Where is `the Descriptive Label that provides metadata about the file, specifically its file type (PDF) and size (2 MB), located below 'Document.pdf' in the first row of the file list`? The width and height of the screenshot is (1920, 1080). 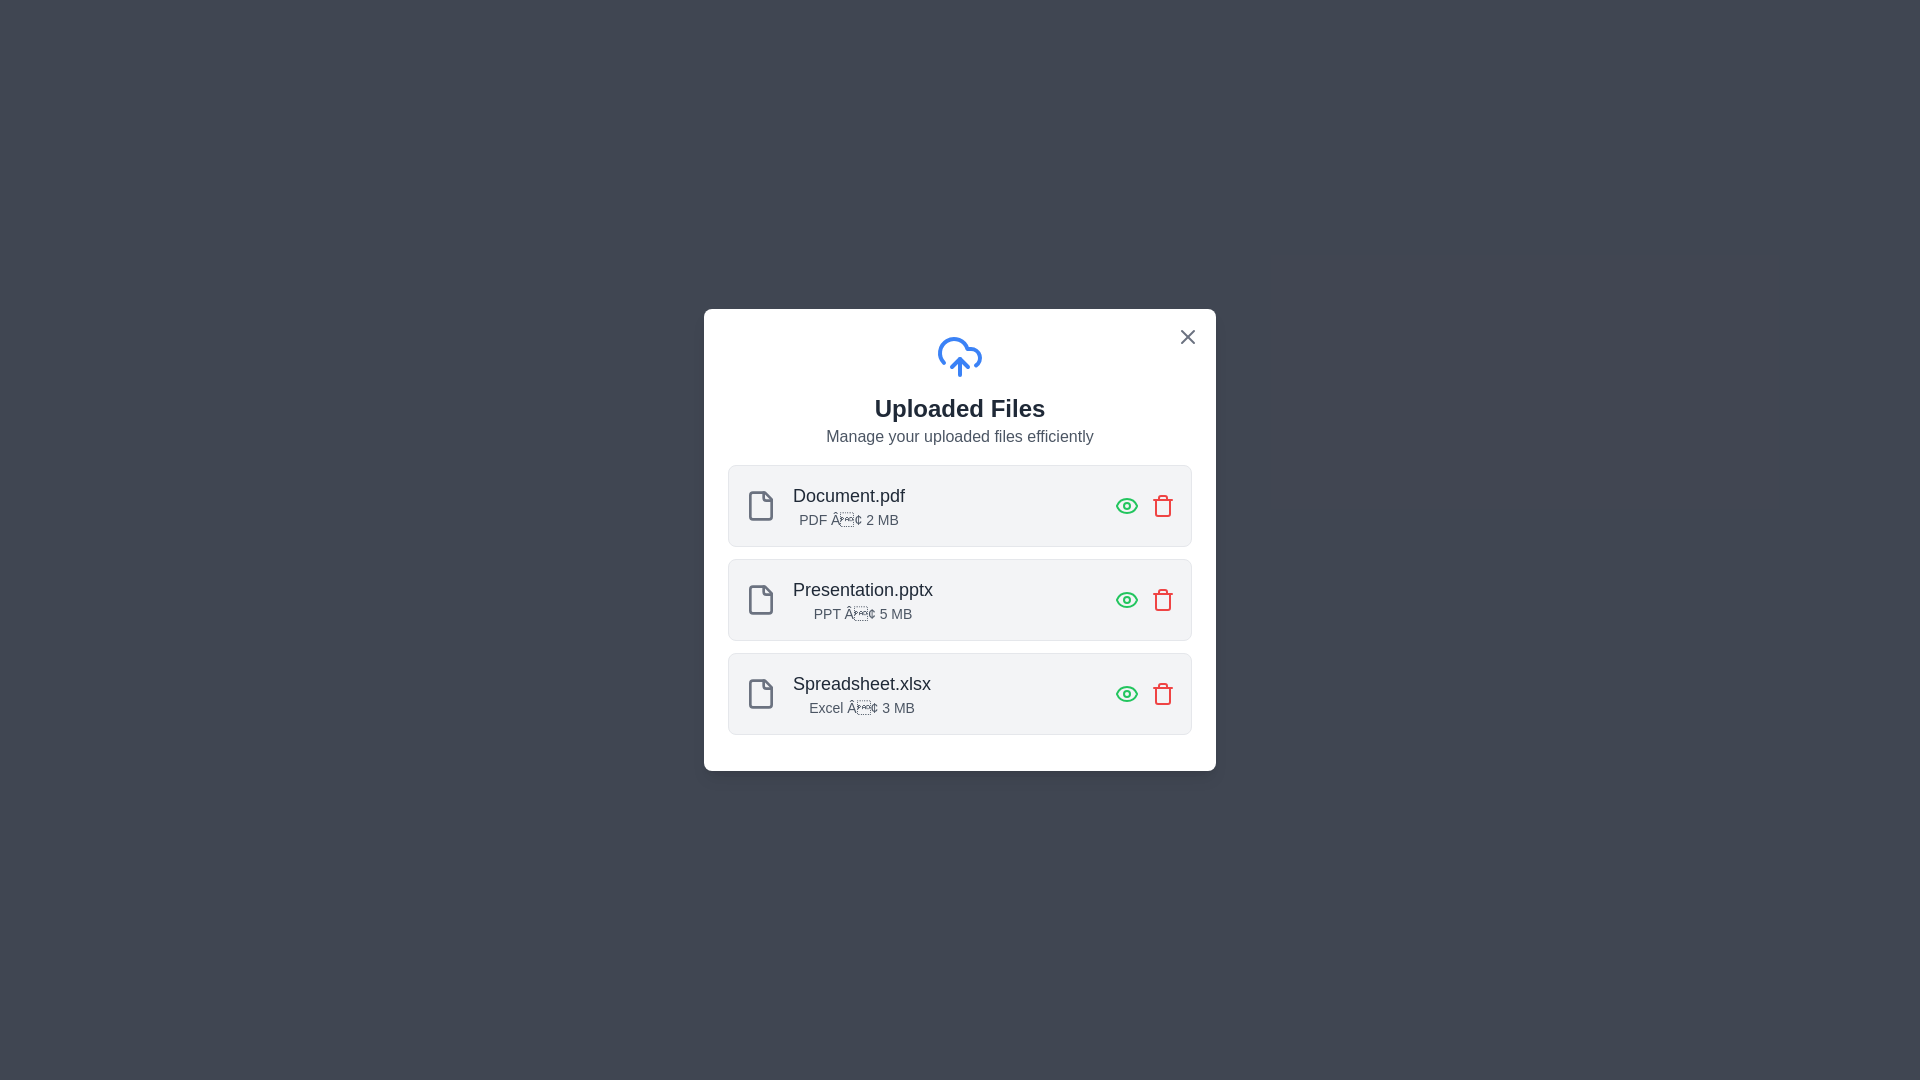 the Descriptive Label that provides metadata about the file, specifically its file type (PDF) and size (2 MB), located below 'Document.pdf' in the first row of the file list is located at coordinates (849, 504).